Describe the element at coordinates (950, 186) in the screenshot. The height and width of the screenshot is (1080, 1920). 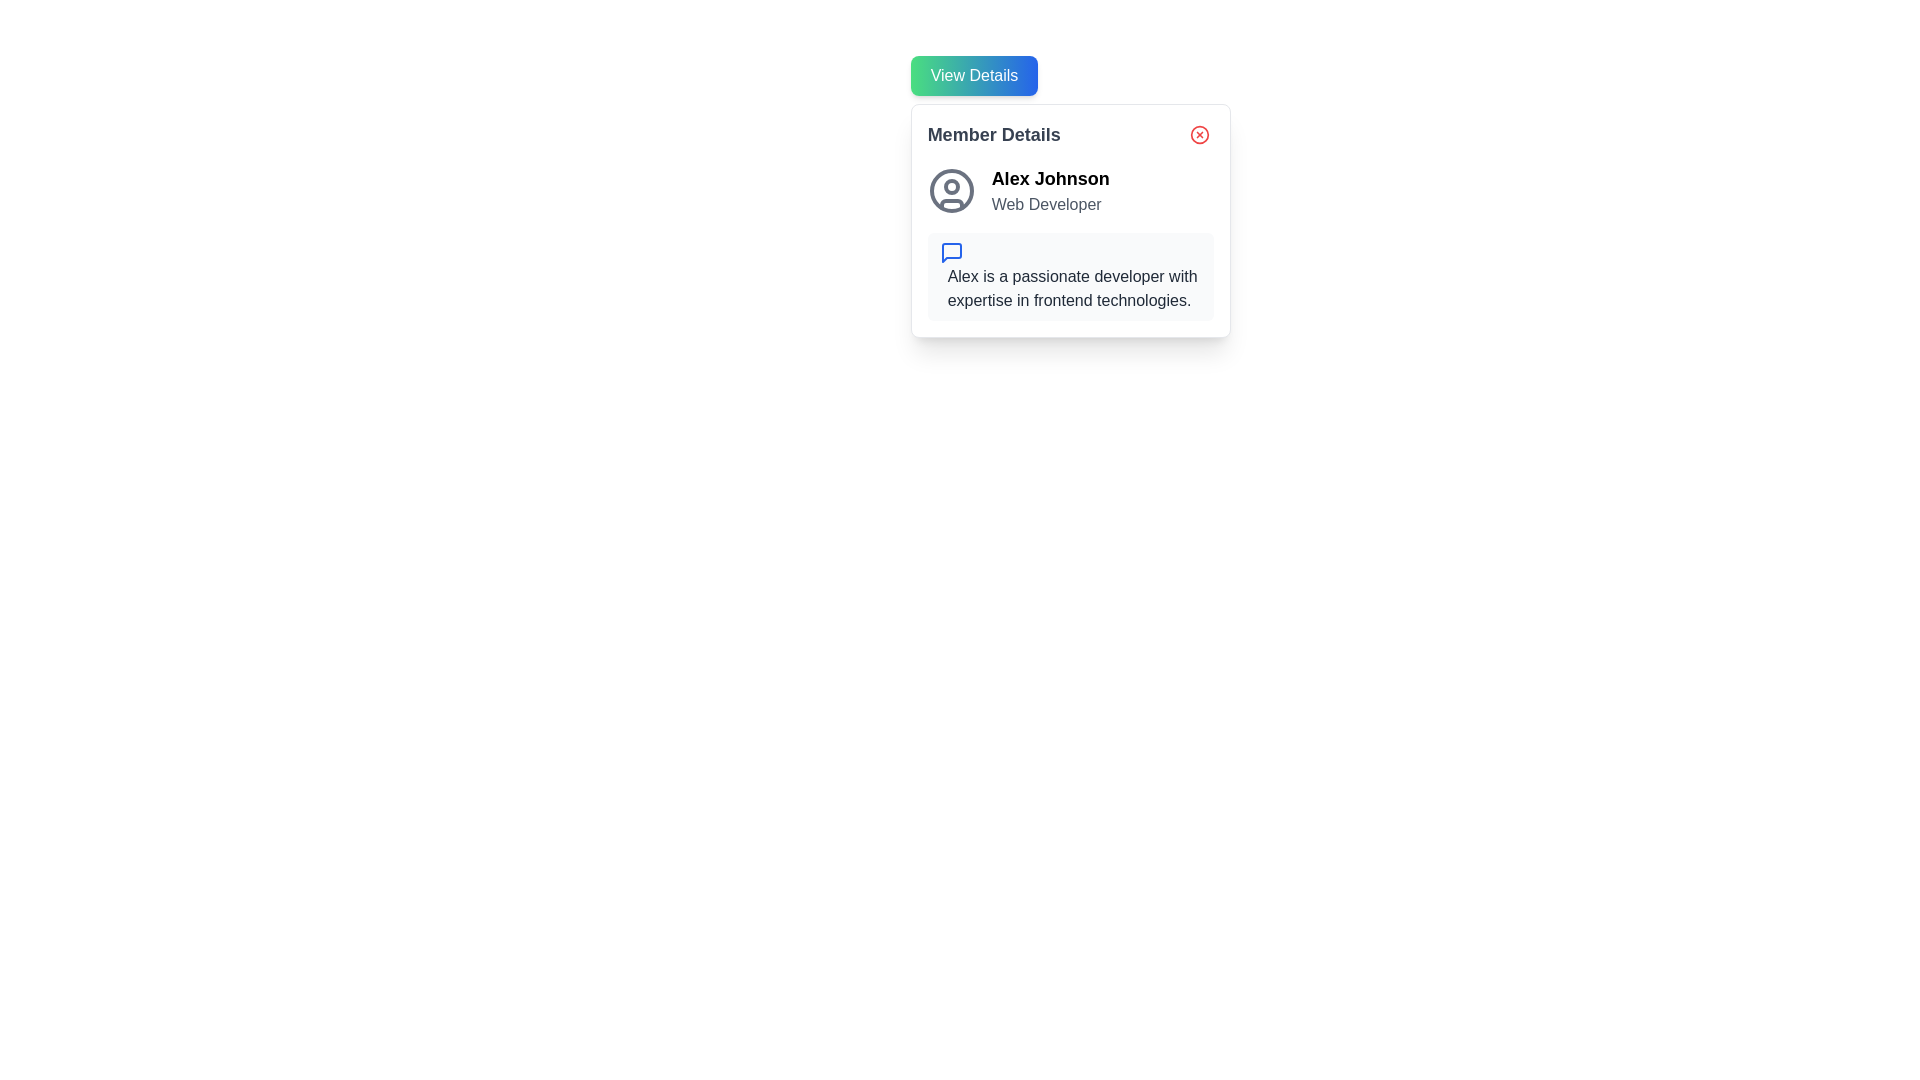
I see `the circular element that represents a user's head within the user profile icon in the 'Member Details' section` at that location.